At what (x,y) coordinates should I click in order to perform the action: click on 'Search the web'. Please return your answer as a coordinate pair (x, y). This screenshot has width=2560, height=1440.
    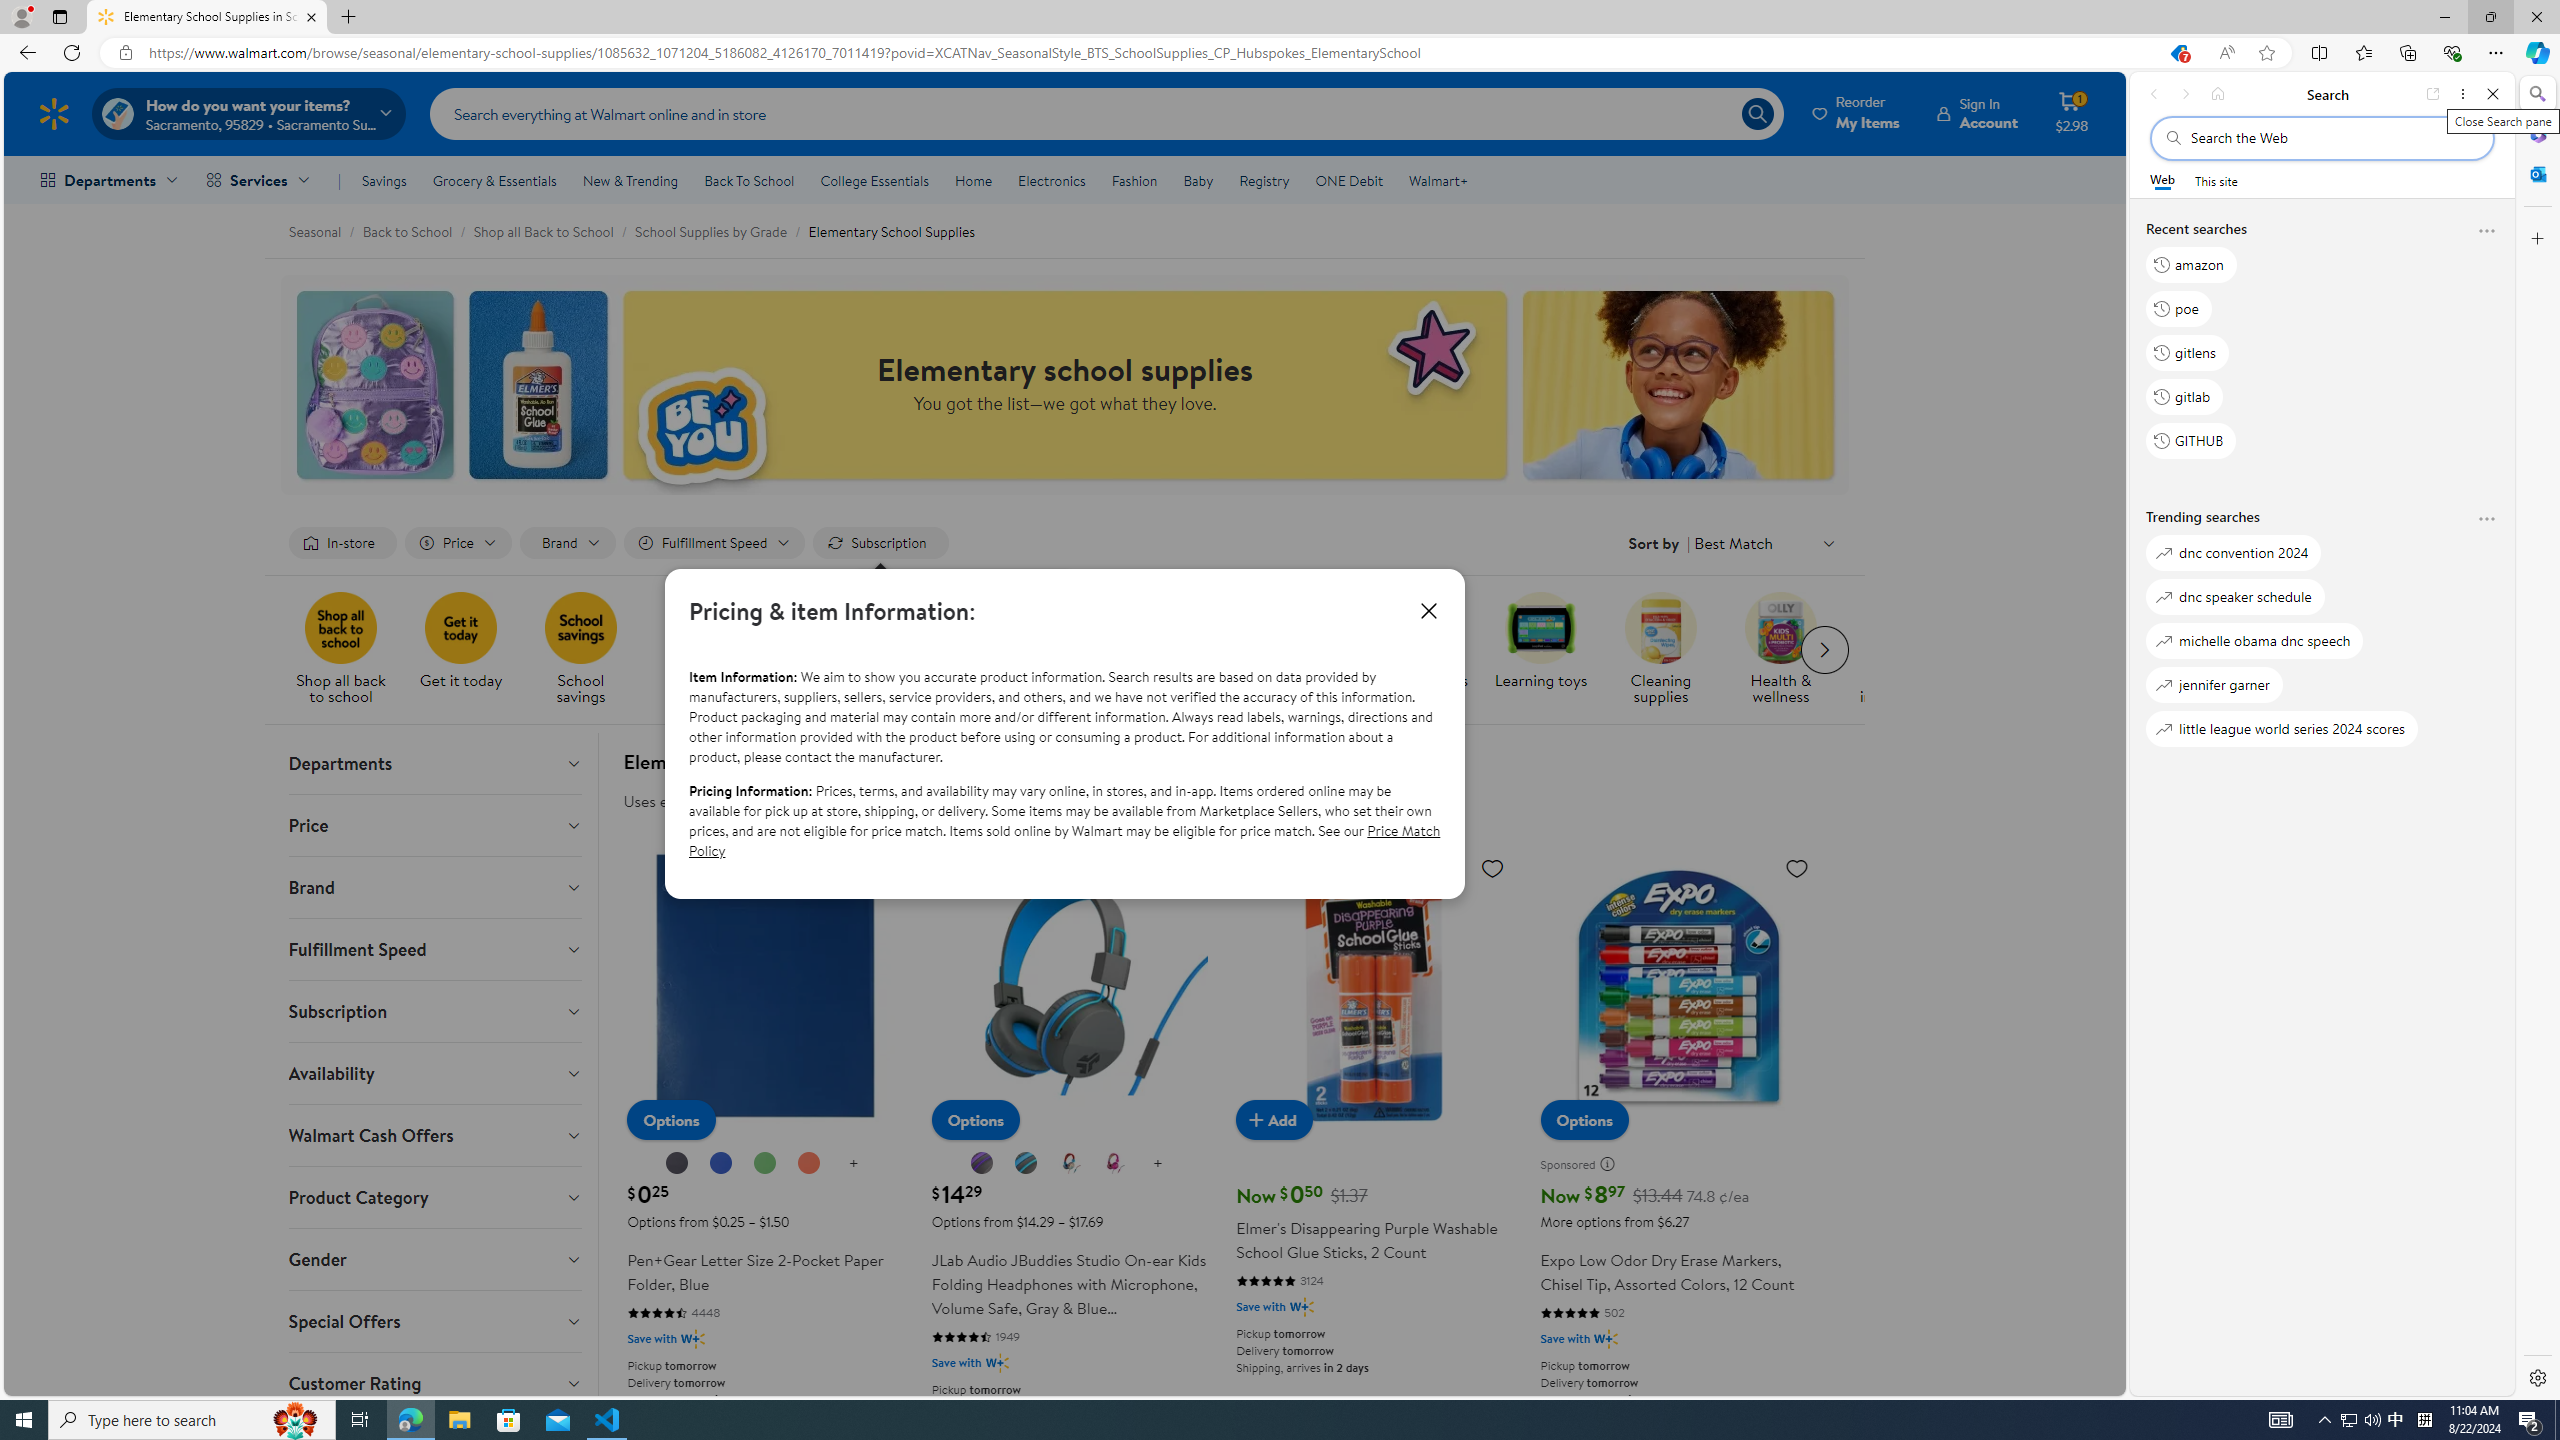
    Looking at the image, I should click on (2331, 137).